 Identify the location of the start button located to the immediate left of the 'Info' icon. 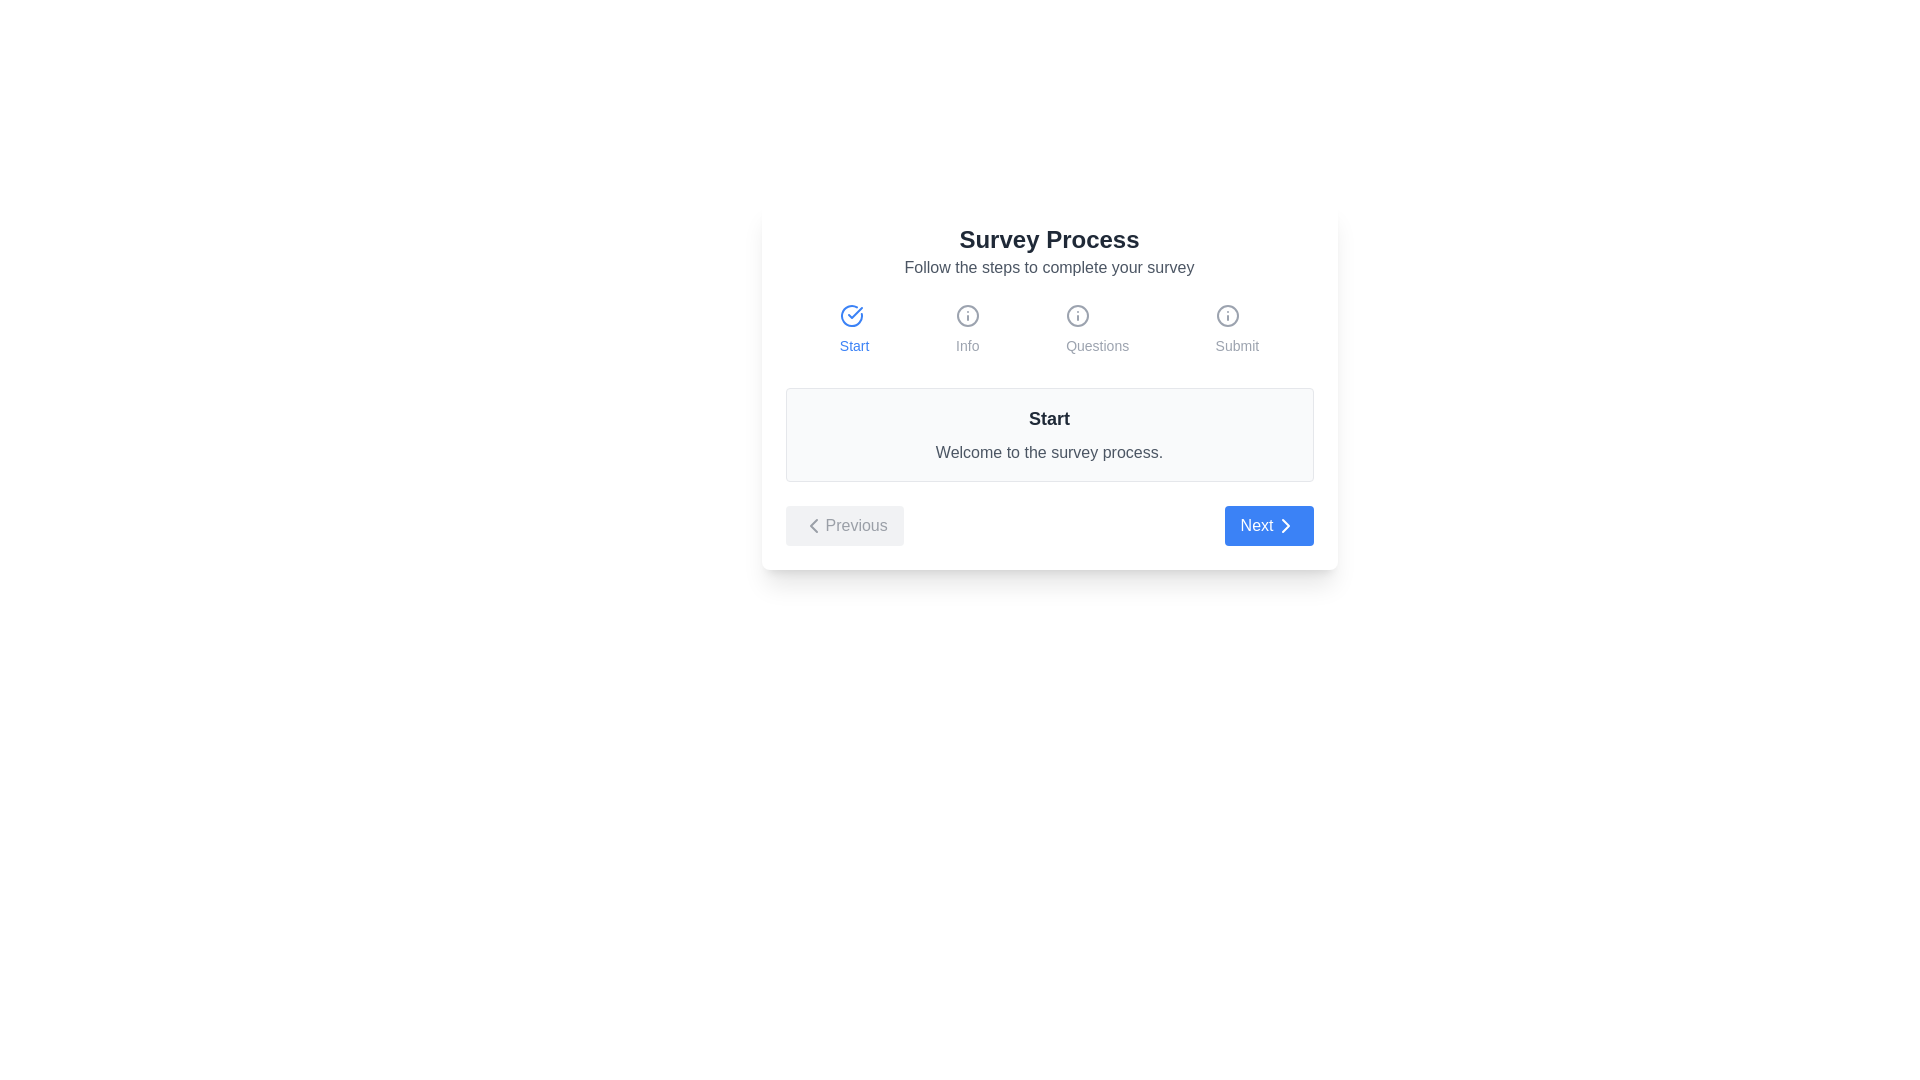
(854, 329).